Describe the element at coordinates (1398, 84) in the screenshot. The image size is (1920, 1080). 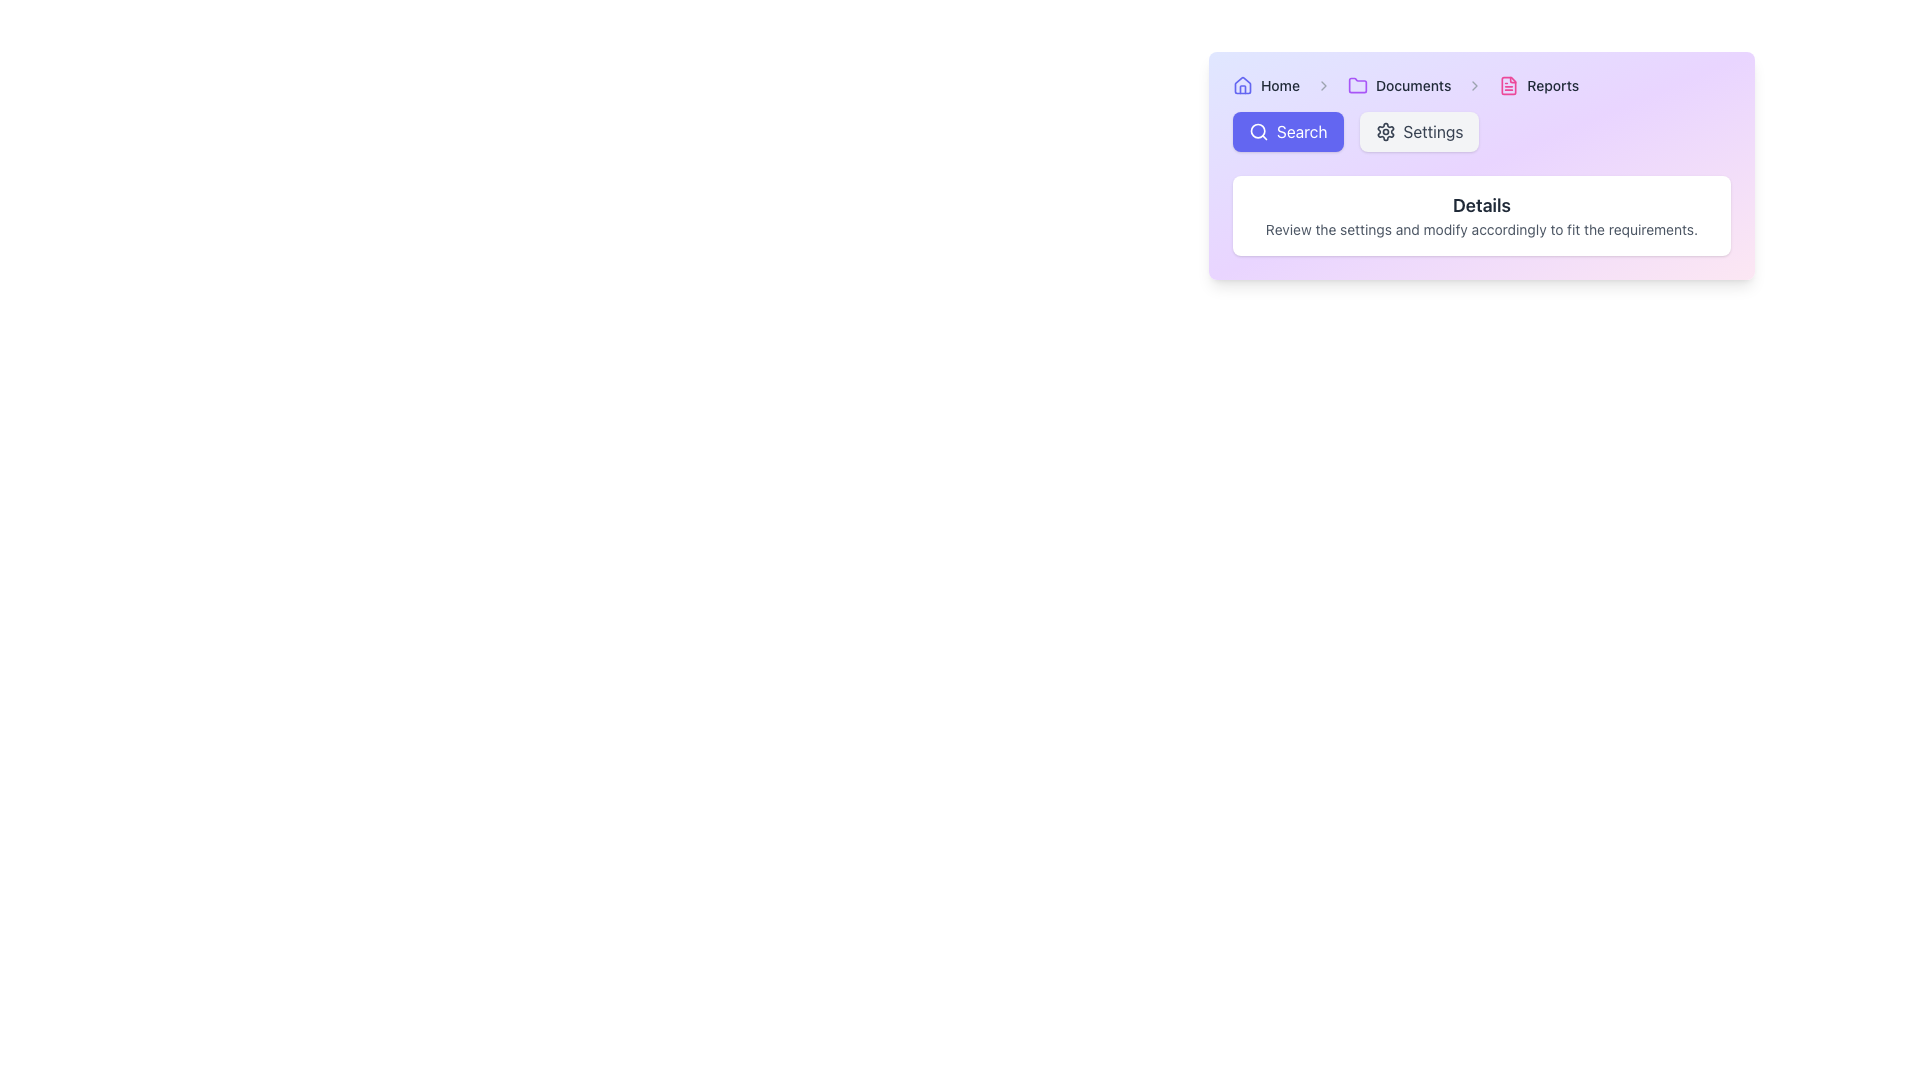
I see `the 'Documents' Breadcrumb item, which is the second item in the navigation breadcrumb bar, located between 'Home' and 'Reports', to receive tooltip or highlight feedback` at that location.